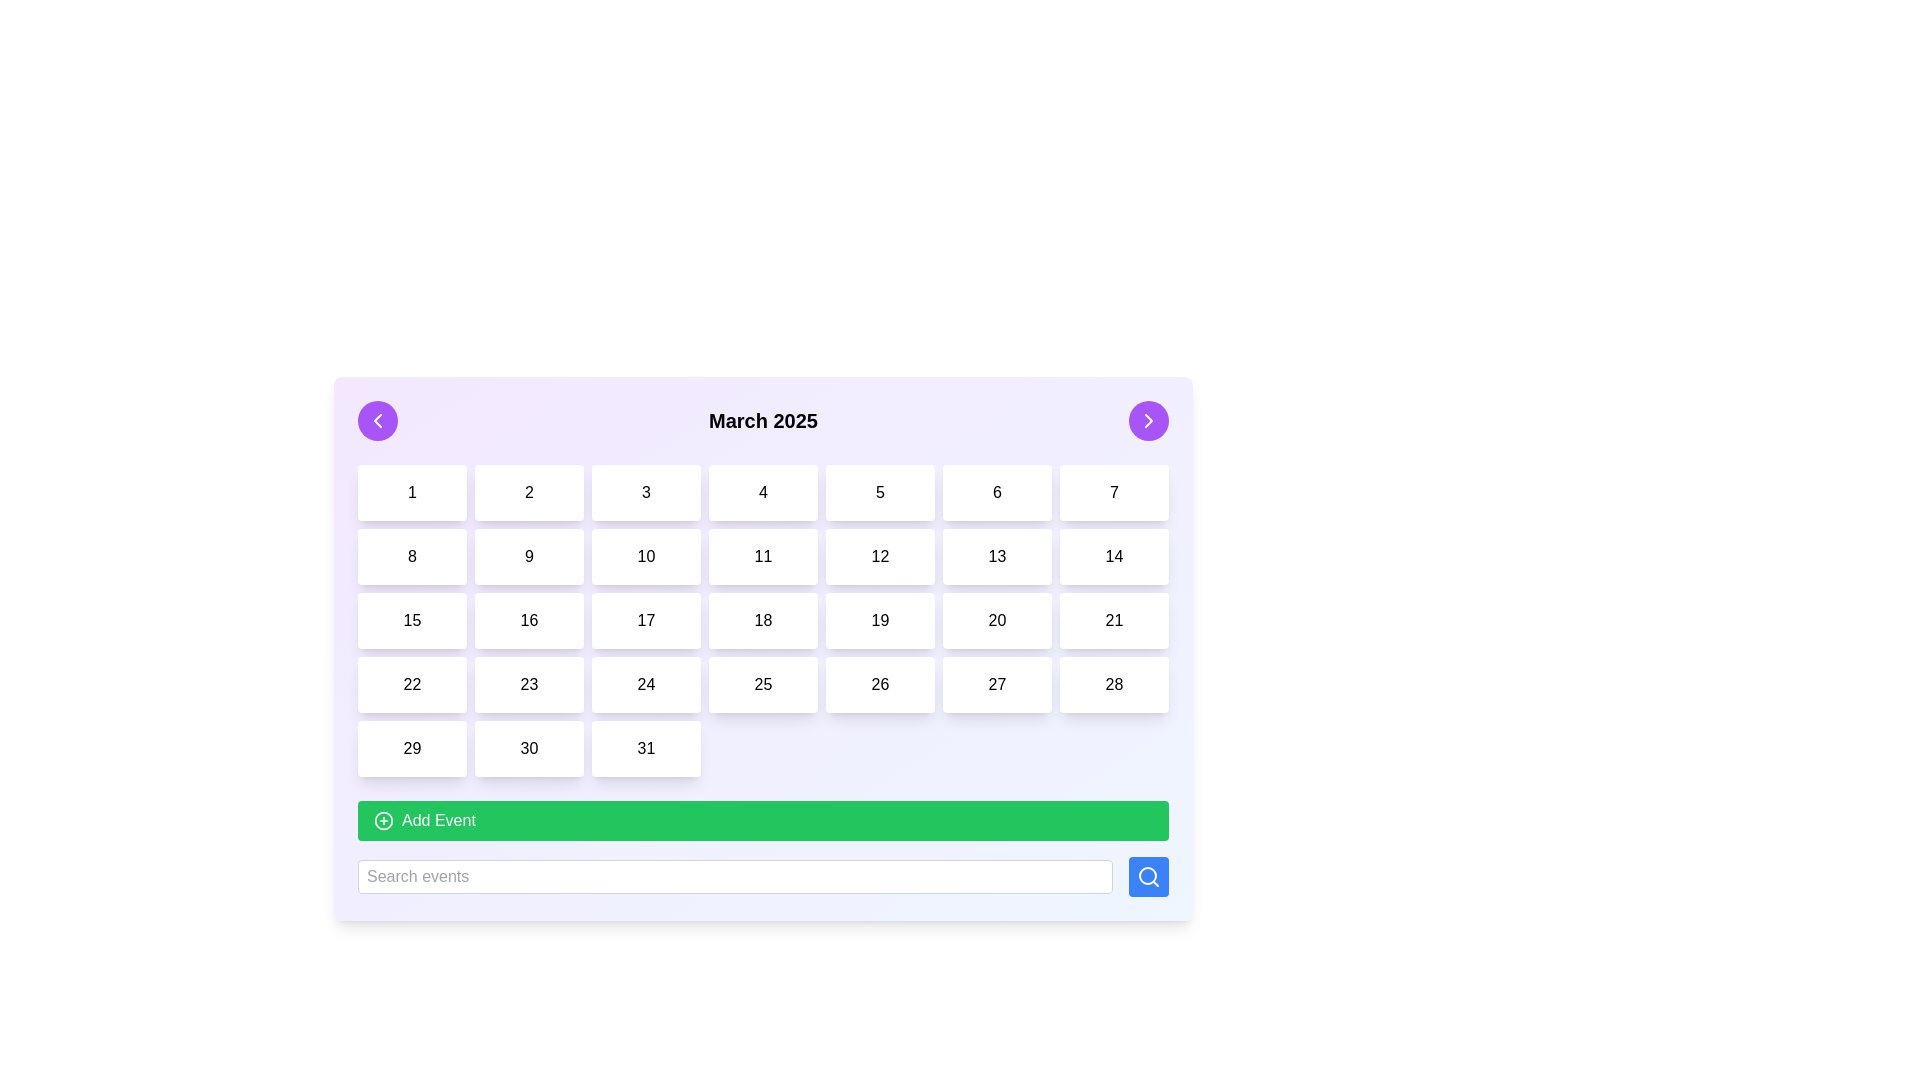 The image size is (1920, 1080). I want to click on the Date Cell representing the 27th day in the March 2025 calendar, so click(997, 684).